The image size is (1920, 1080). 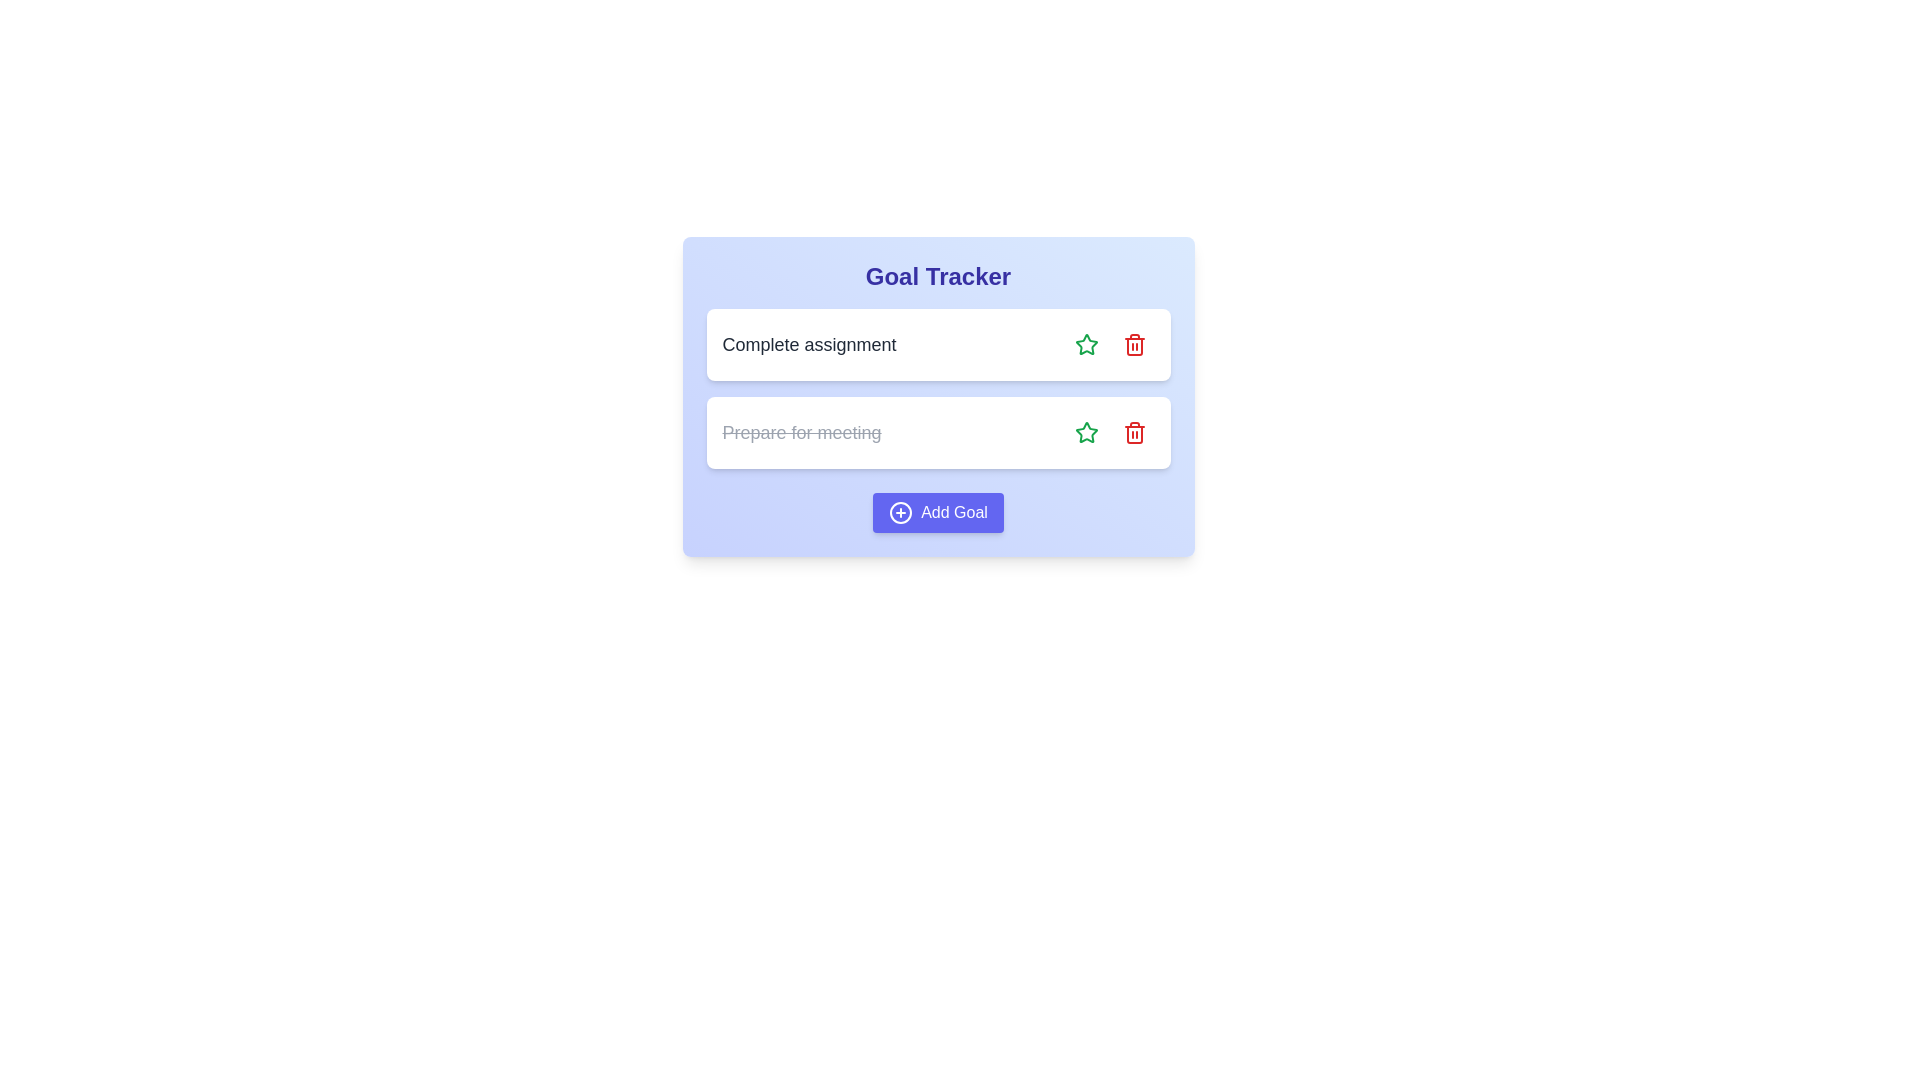 I want to click on the Graphic icon (SVG) that represents the action of adding an item or goal, located to the left of the 'Add Goal' text within the 'Add Goal' button at the center bottom of the card, so click(x=900, y=512).